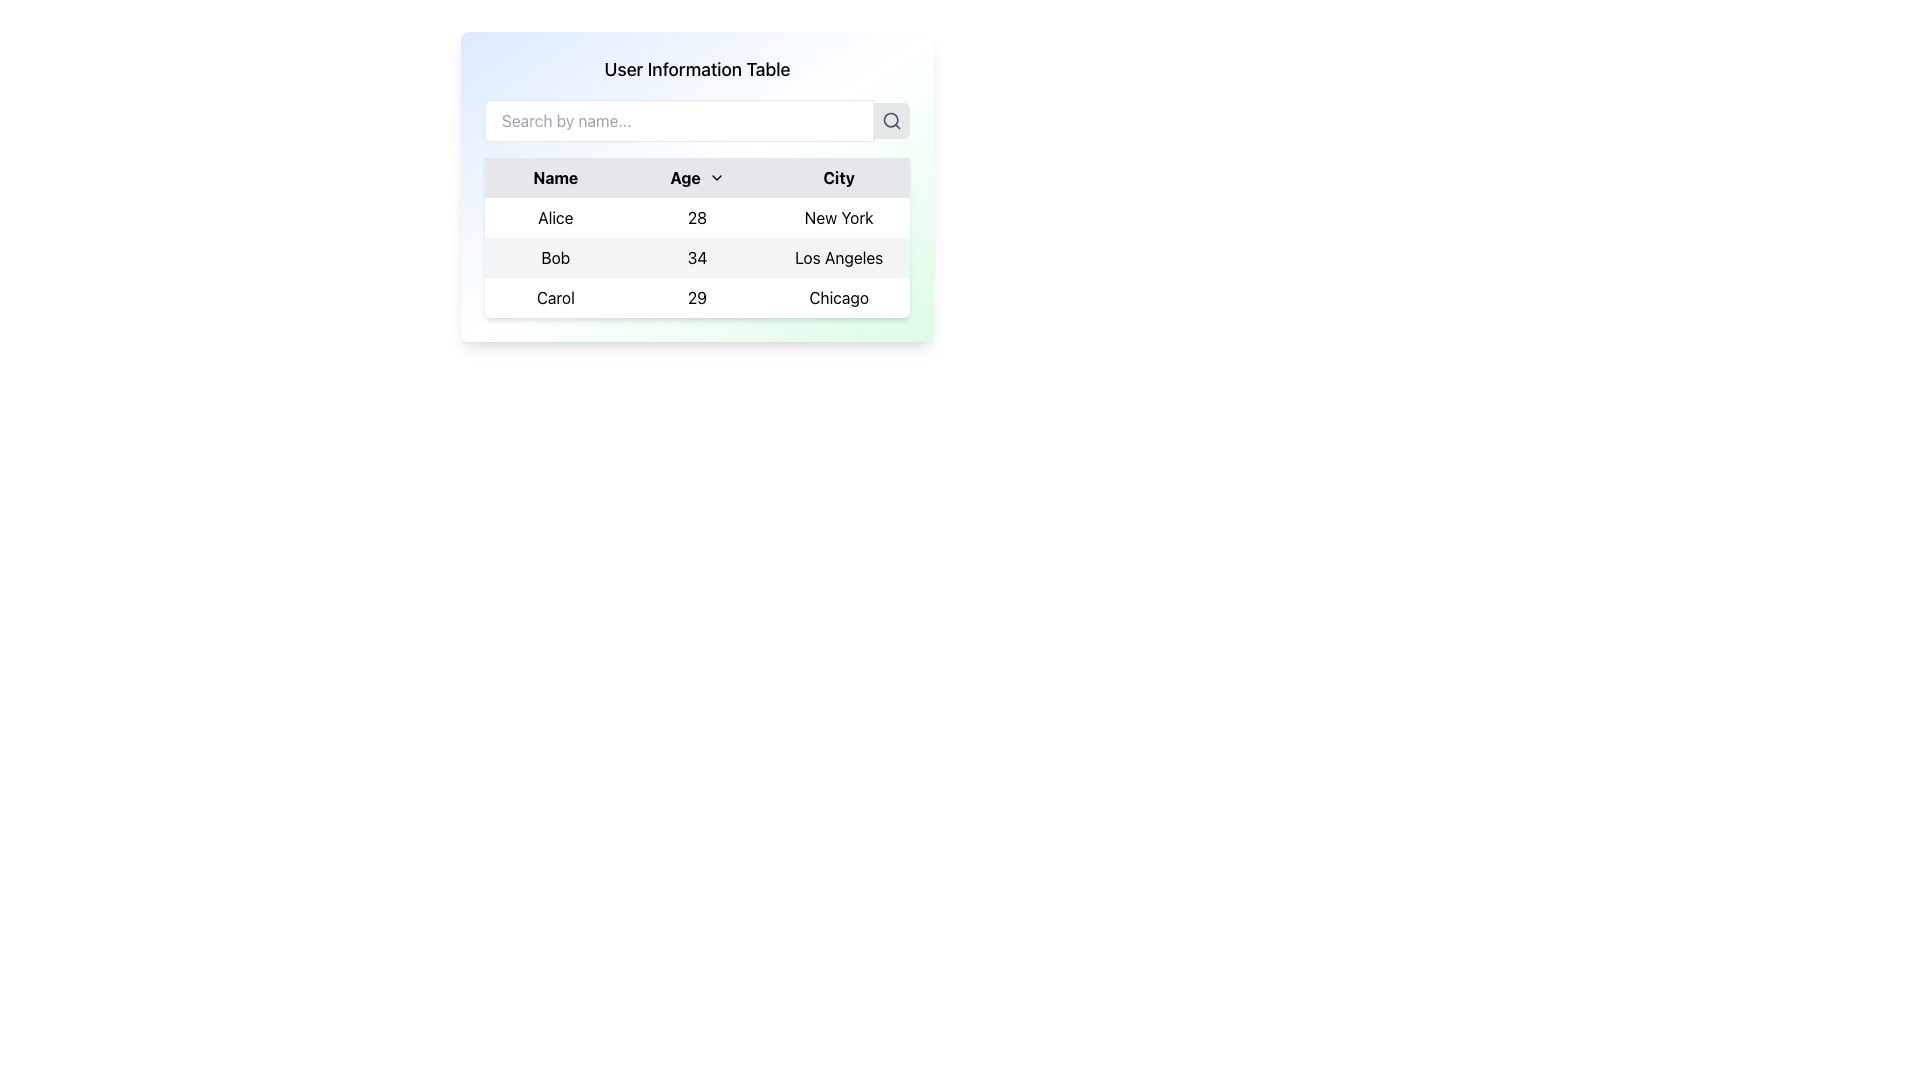  What do you see at coordinates (697, 176) in the screenshot?
I see `the 'Age' label in the Table Header Row to sort the column, which is located between the 'Name' and 'City' columns and features a downward-facing arrow` at bounding box center [697, 176].